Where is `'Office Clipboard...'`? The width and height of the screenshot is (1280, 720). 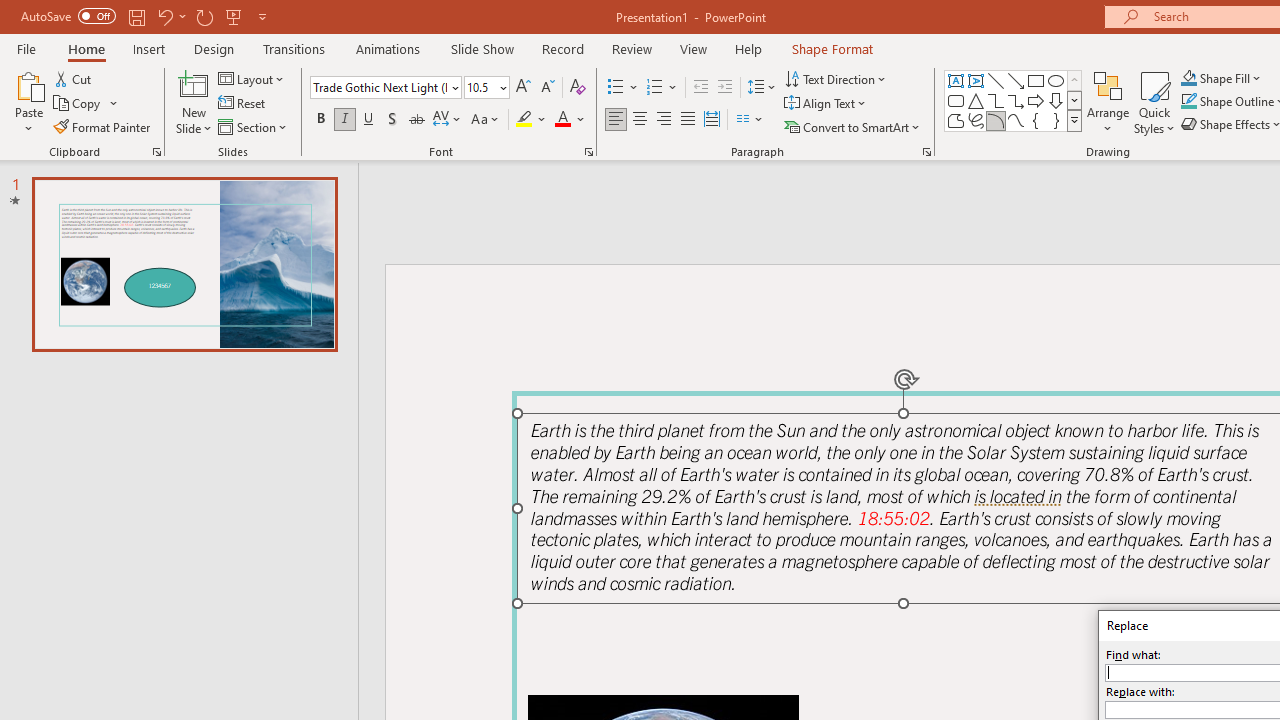
'Office Clipboard...' is located at coordinates (155, 150).